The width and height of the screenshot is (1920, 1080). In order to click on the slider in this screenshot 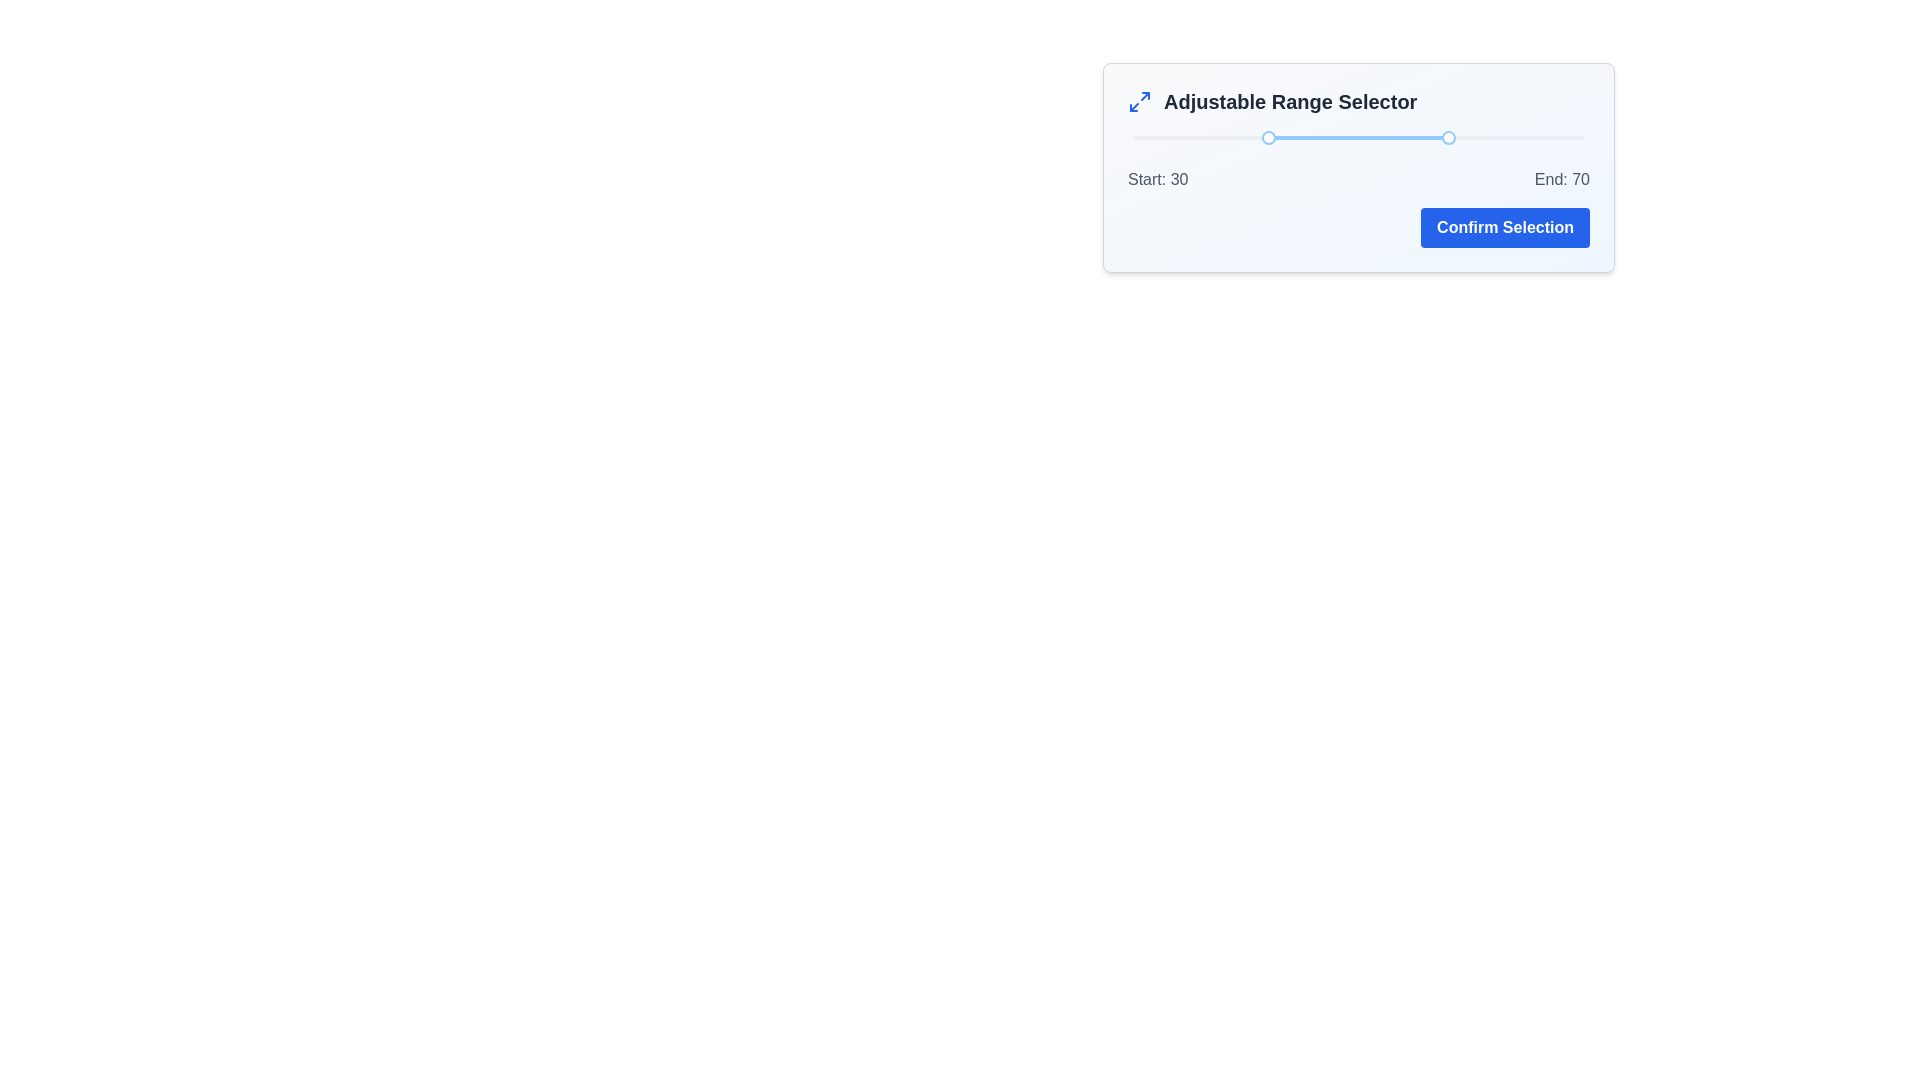, I will do `click(1468, 137)`.